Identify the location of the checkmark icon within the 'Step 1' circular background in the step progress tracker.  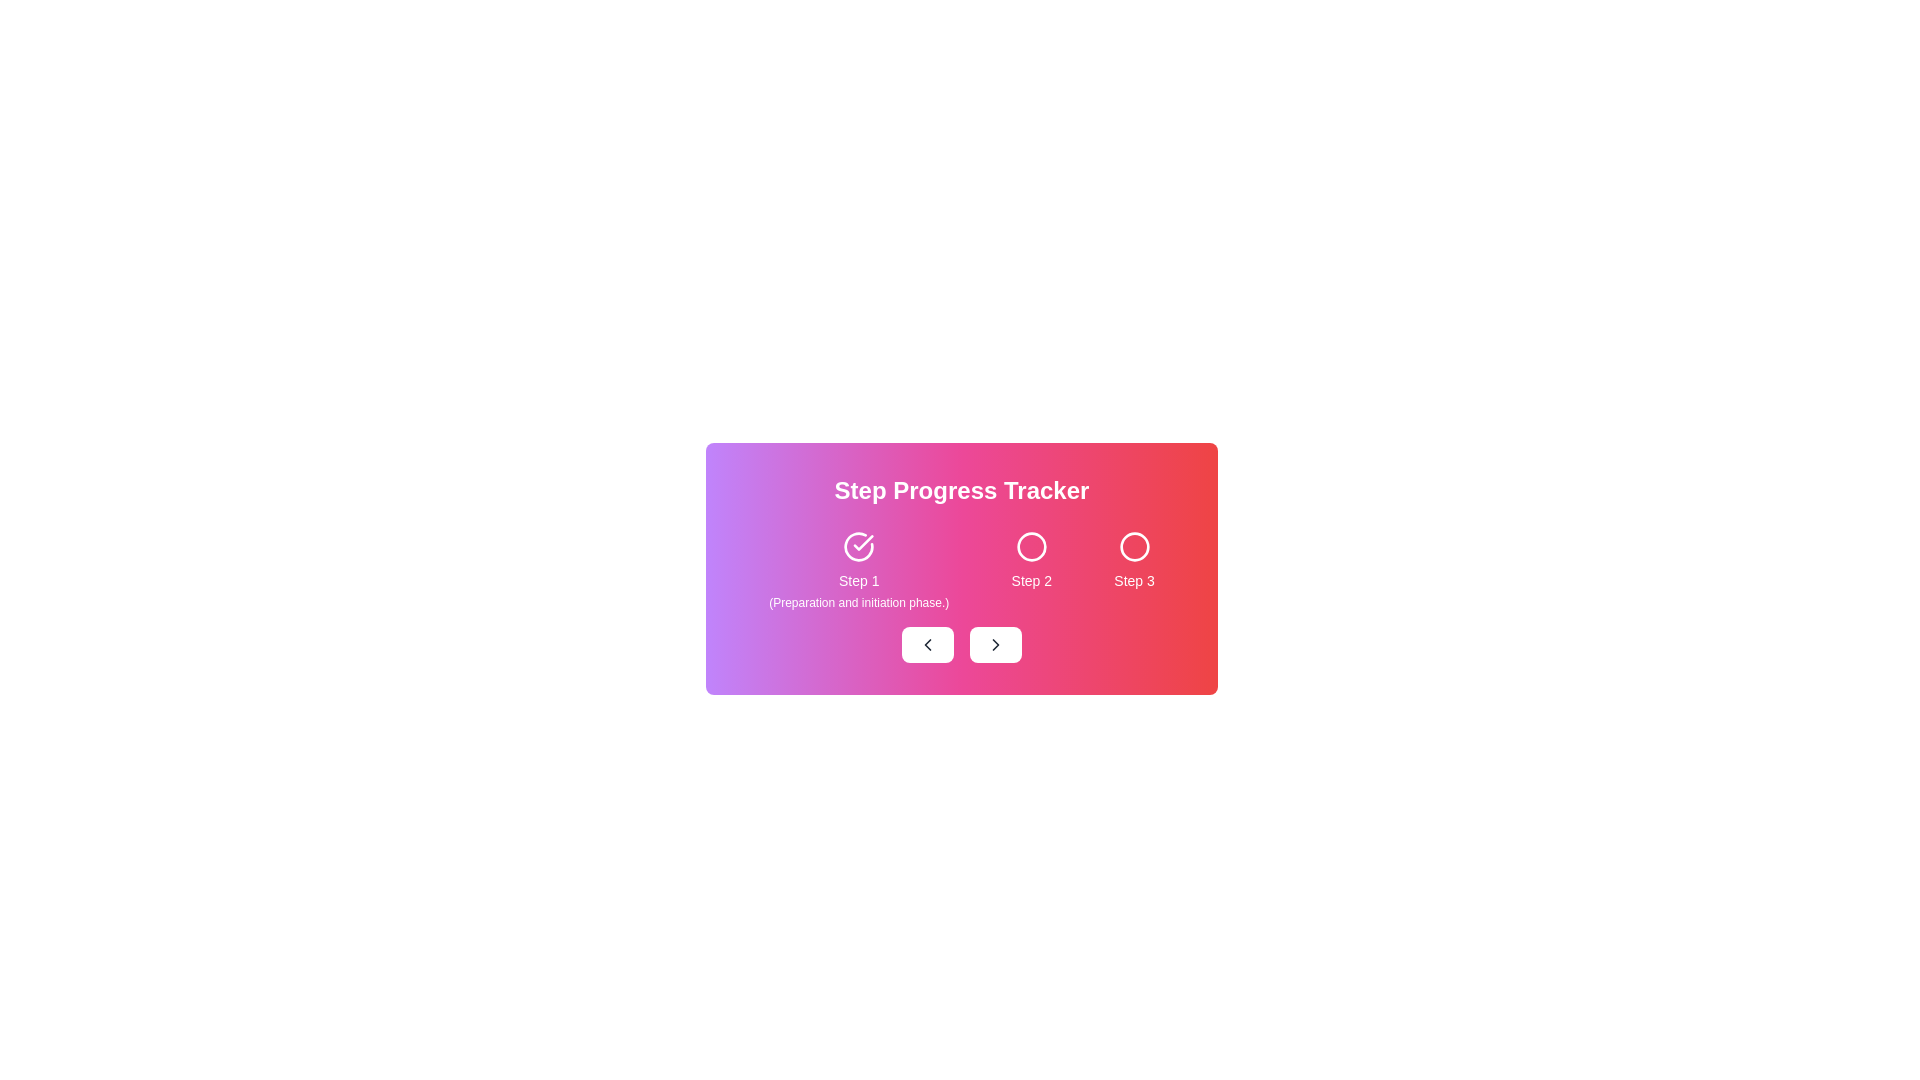
(863, 543).